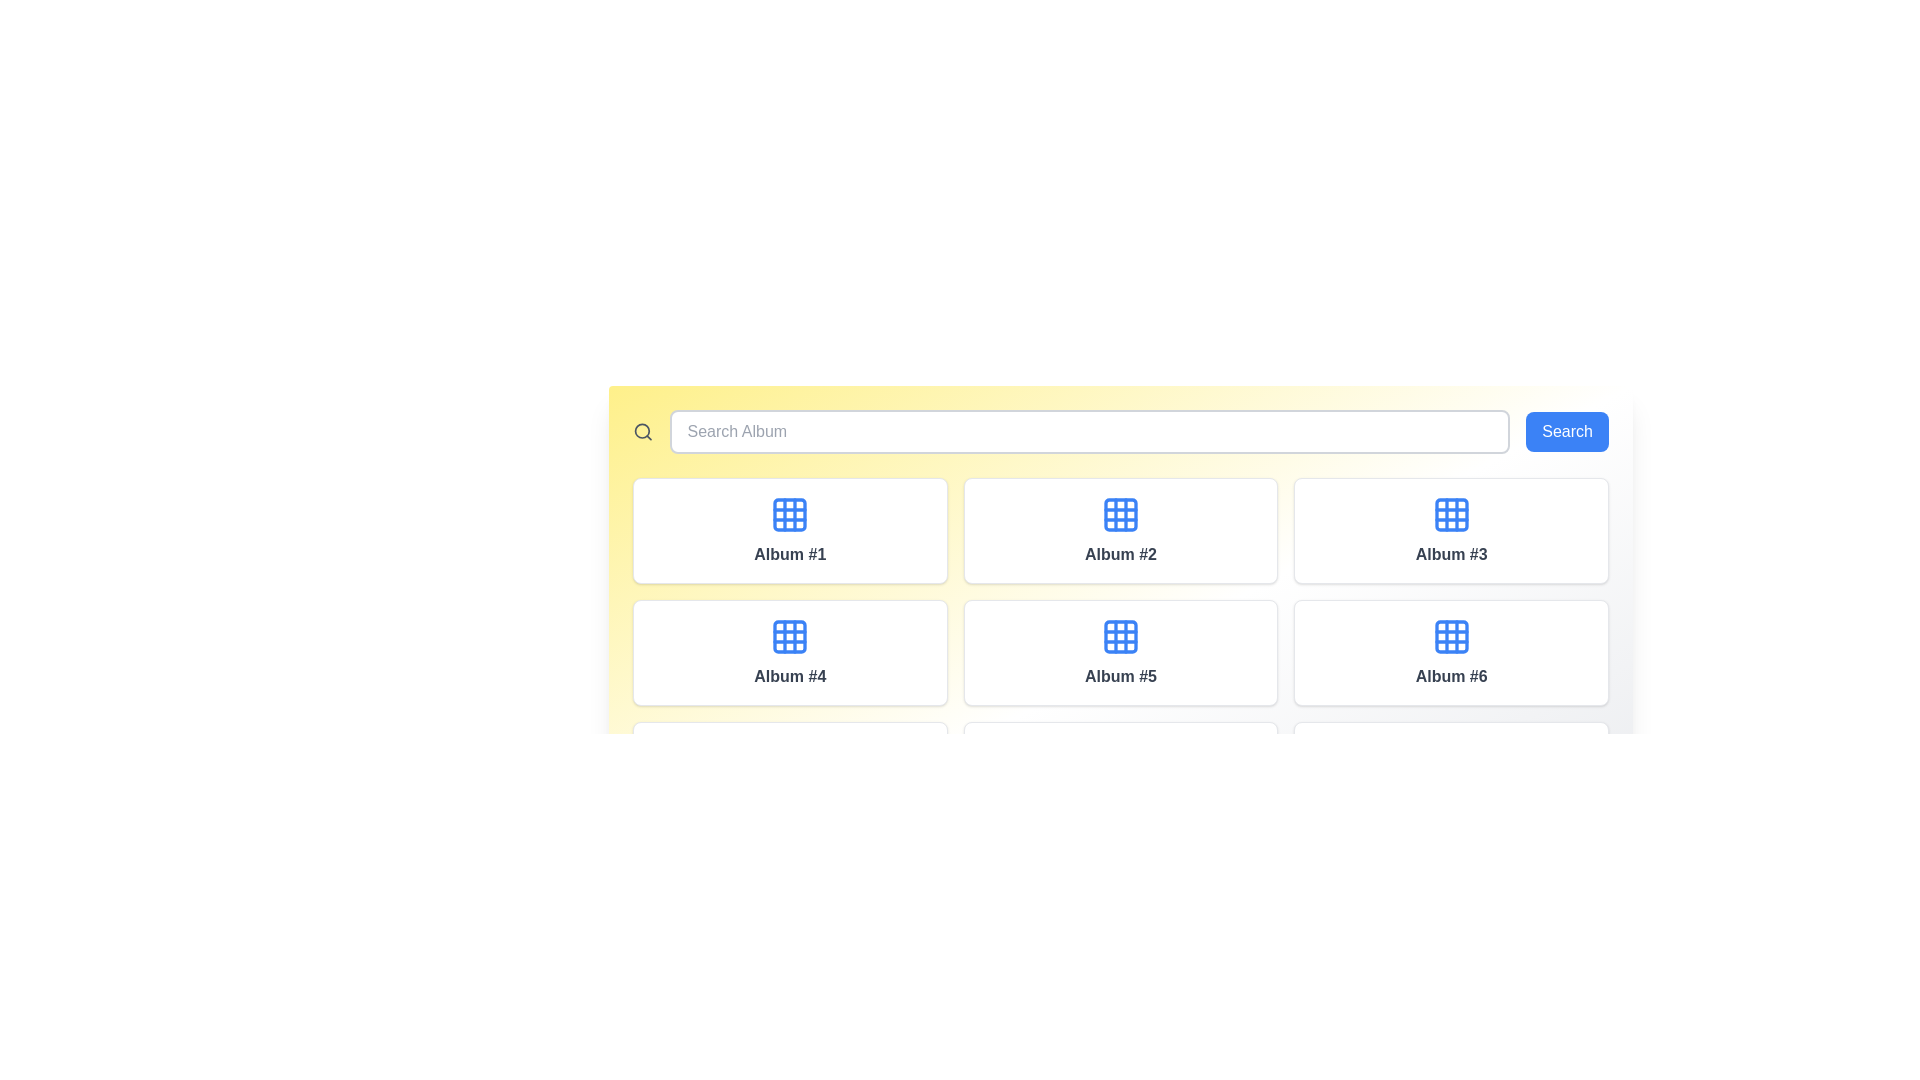 The height and width of the screenshot is (1080, 1920). Describe the element at coordinates (1451, 514) in the screenshot. I see `the album icon located above the 'Album #3' text in the upper-center portion of the album card grid` at that location.